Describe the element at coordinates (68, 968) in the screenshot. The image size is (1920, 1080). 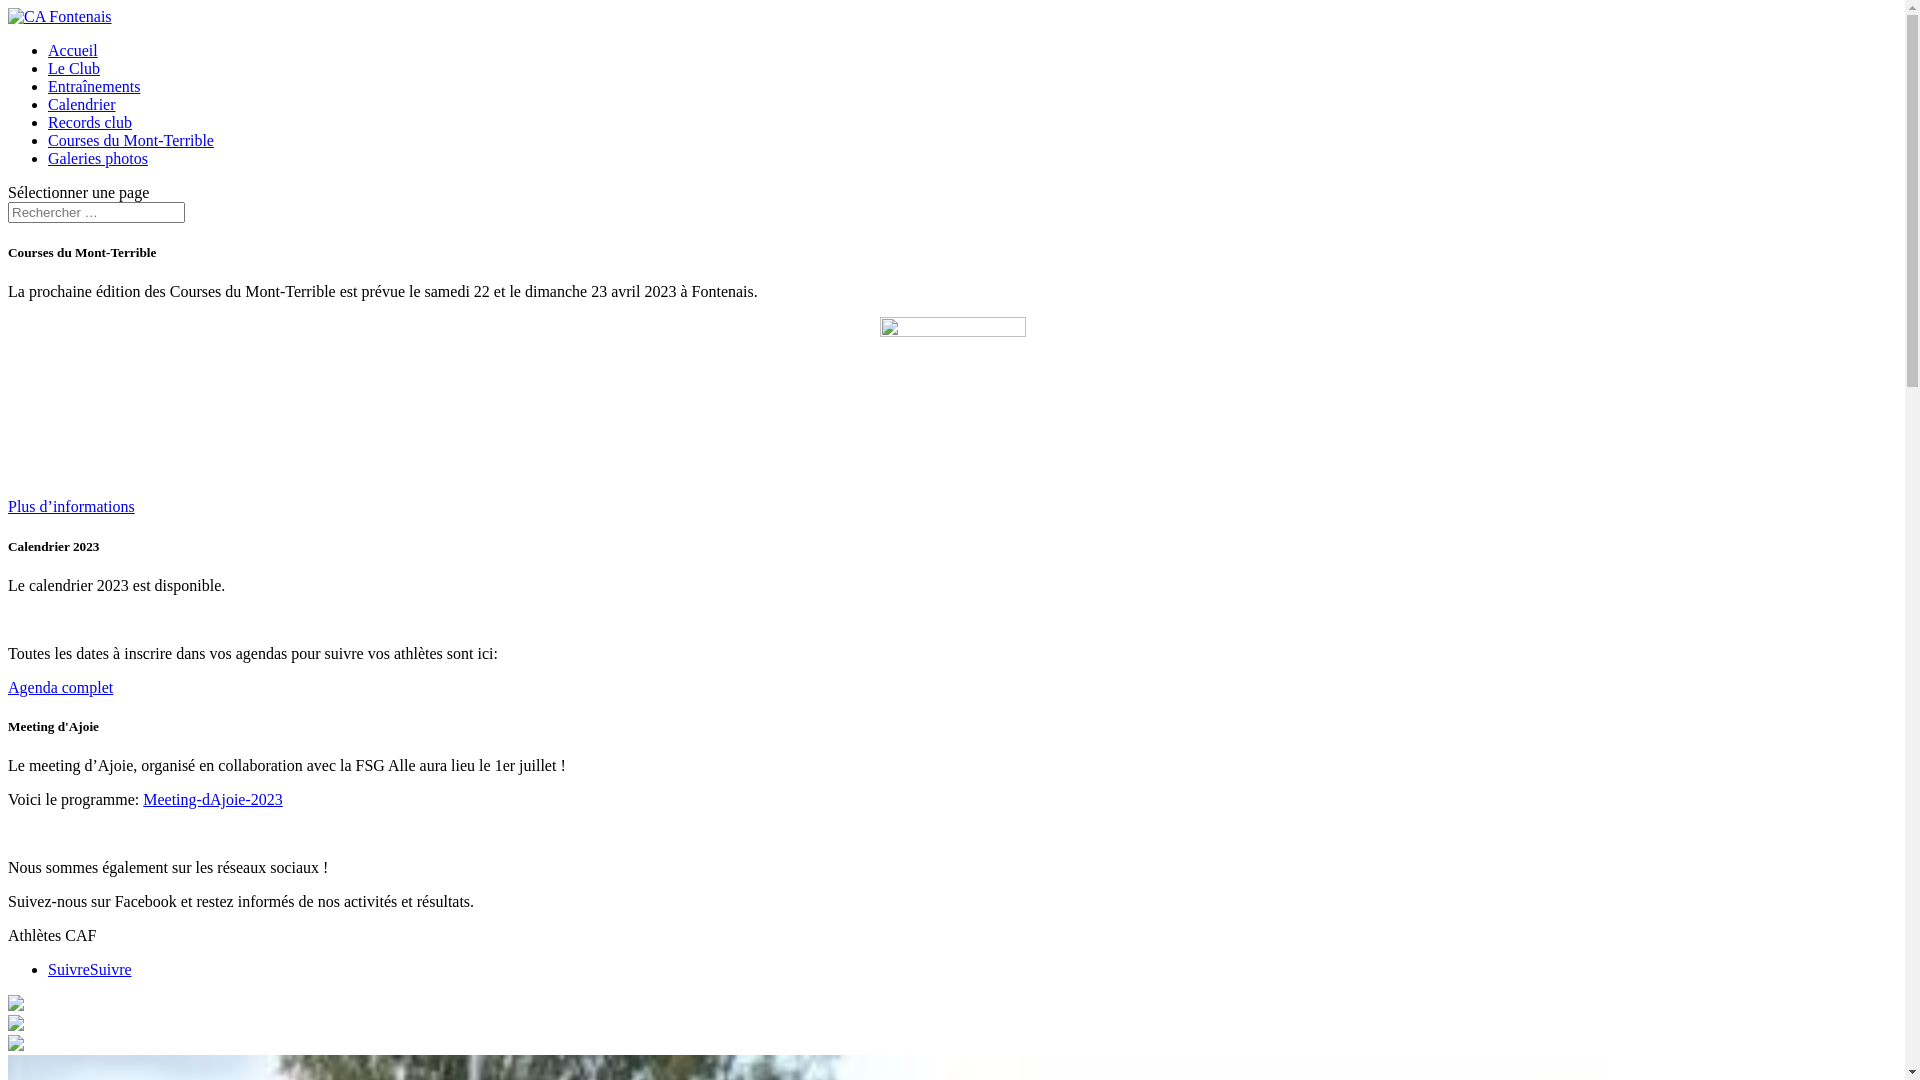
I see `'Suivre'` at that location.